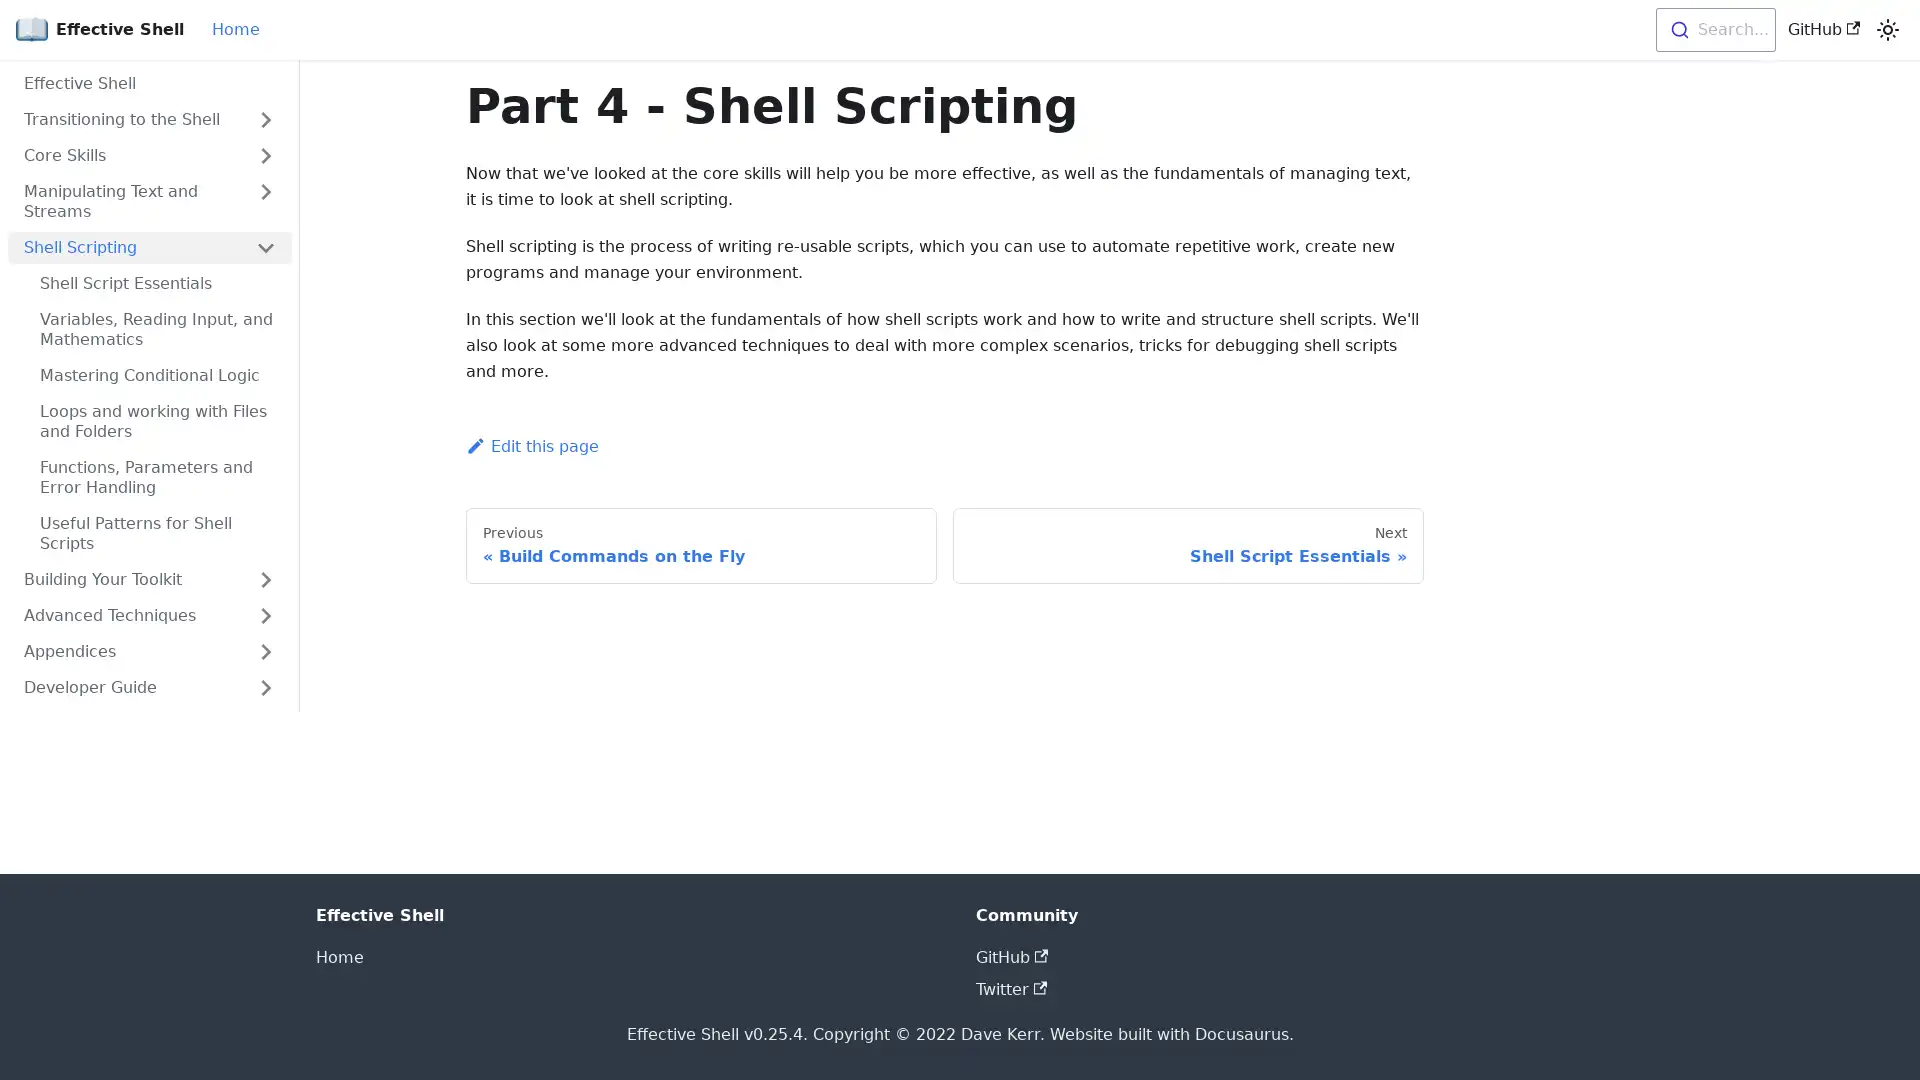  I want to click on Toggle the collapsible sidebar category 'Transitioning to the Shell', so click(264, 119).